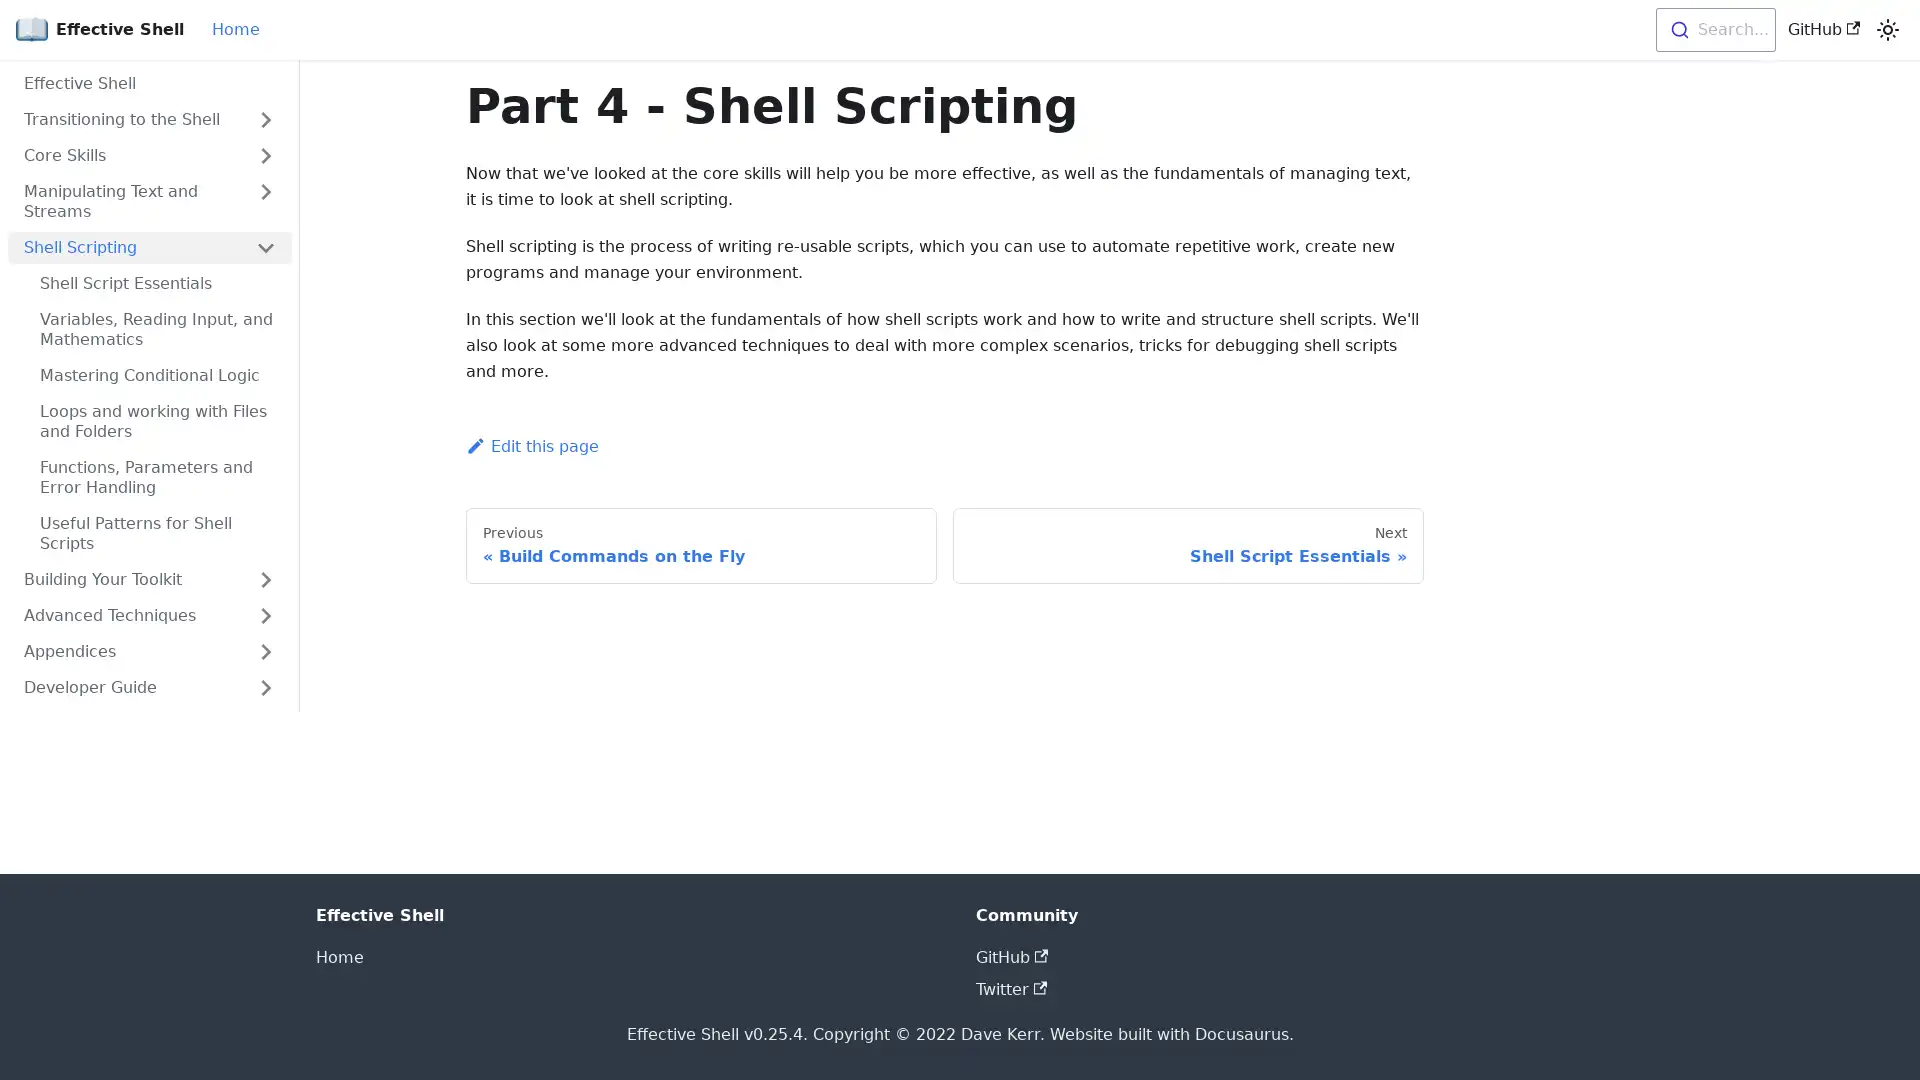  I want to click on Toggle the collapsible sidebar category 'Transitioning to the Shell', so click(264, 119).